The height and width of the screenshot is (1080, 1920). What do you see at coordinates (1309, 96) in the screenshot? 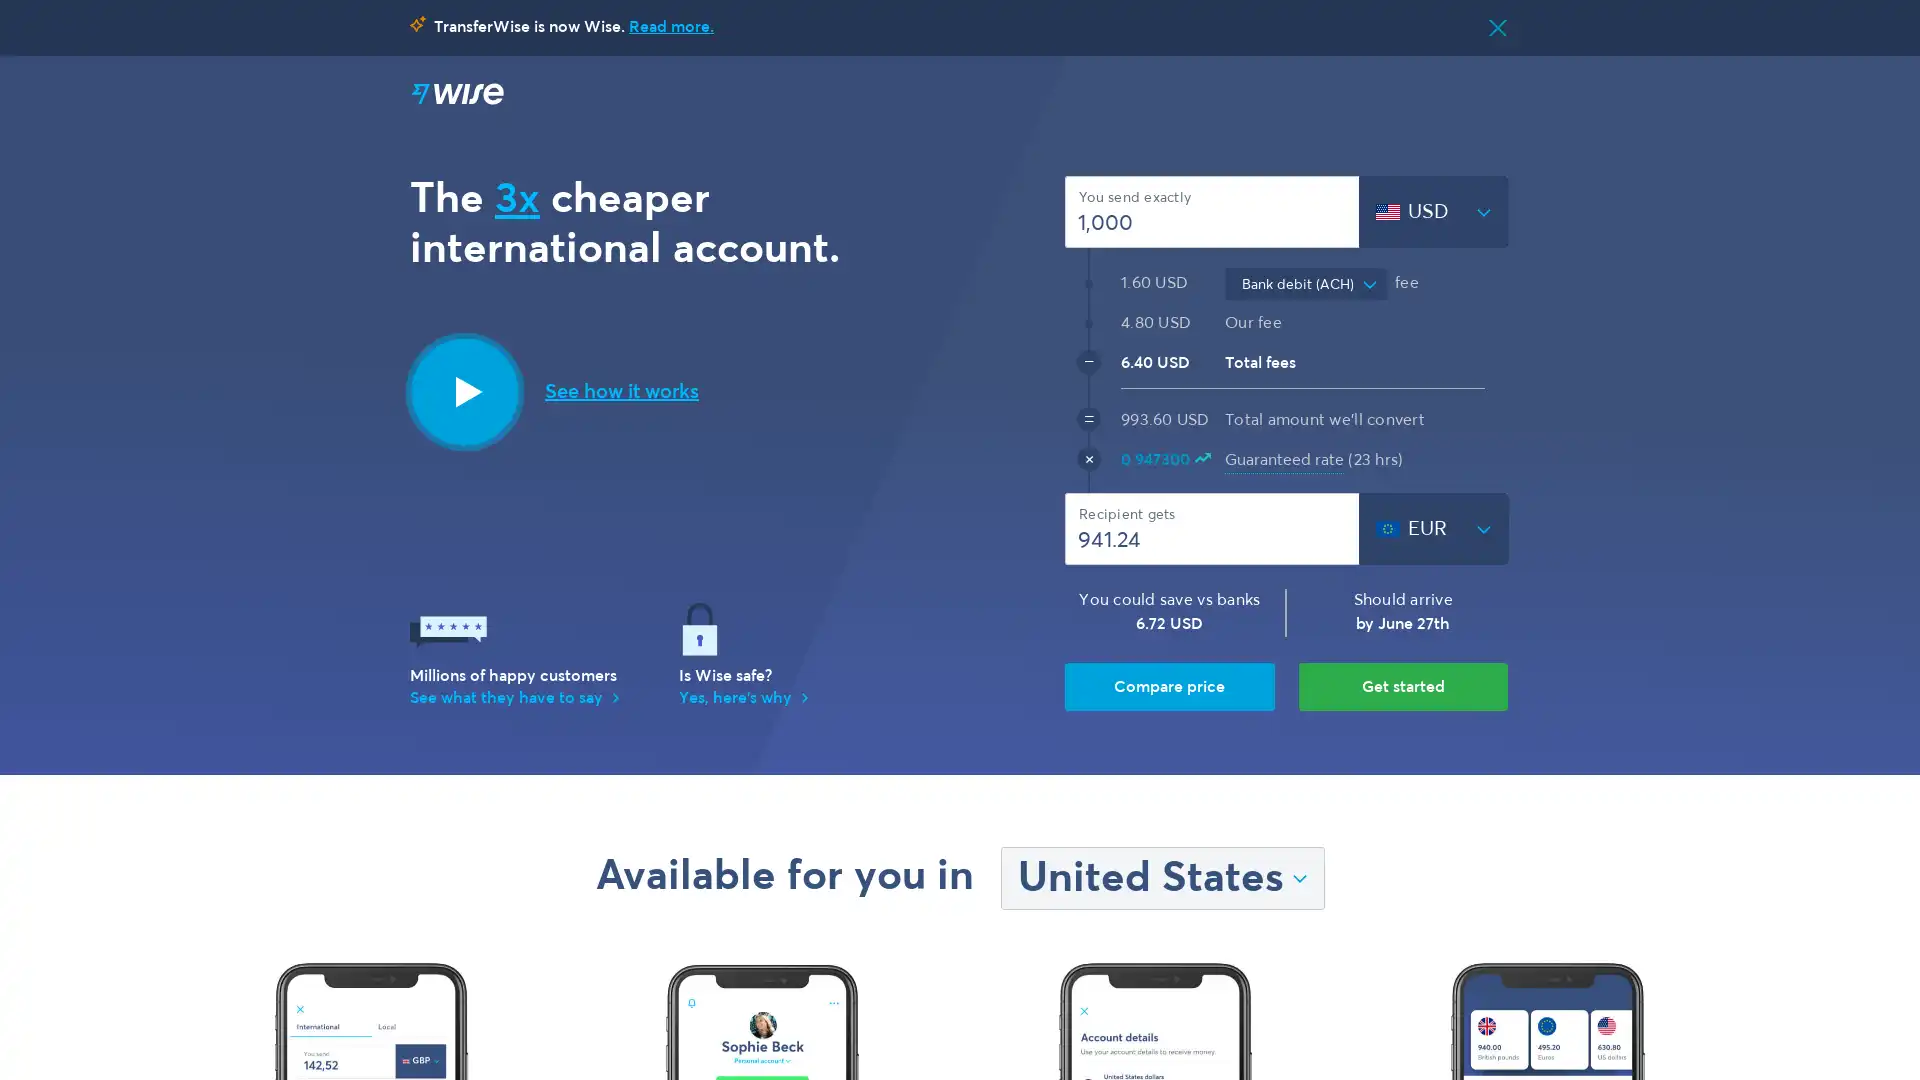
I see `EN` at bounding box center [1309, 96].